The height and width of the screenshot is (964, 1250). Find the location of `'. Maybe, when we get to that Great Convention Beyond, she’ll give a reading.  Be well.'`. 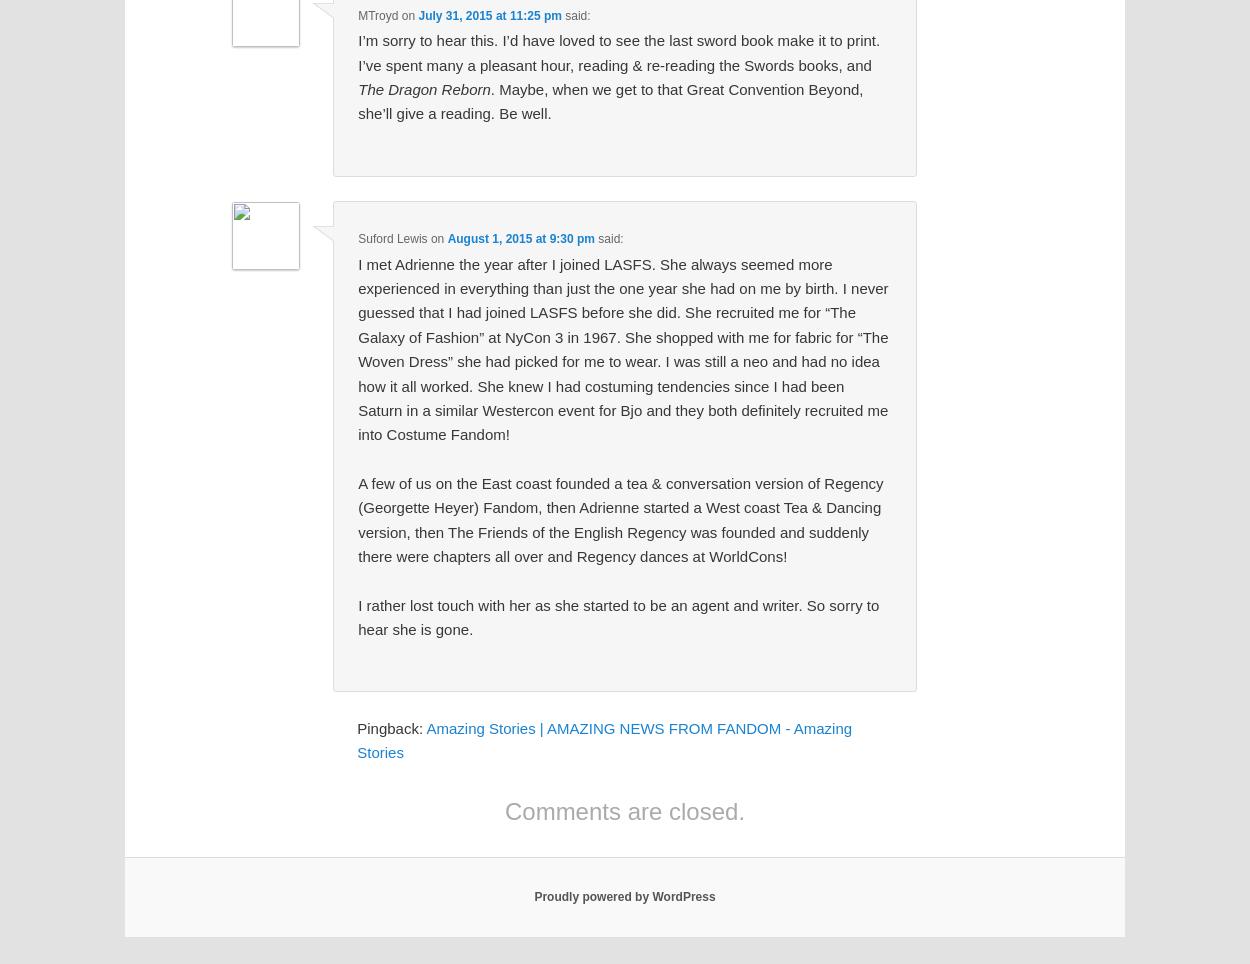

'. Maybe, when we get to that Great Convention Beyond, she’ll give a reading.  Be well.' is located at coordinates (609, 100).